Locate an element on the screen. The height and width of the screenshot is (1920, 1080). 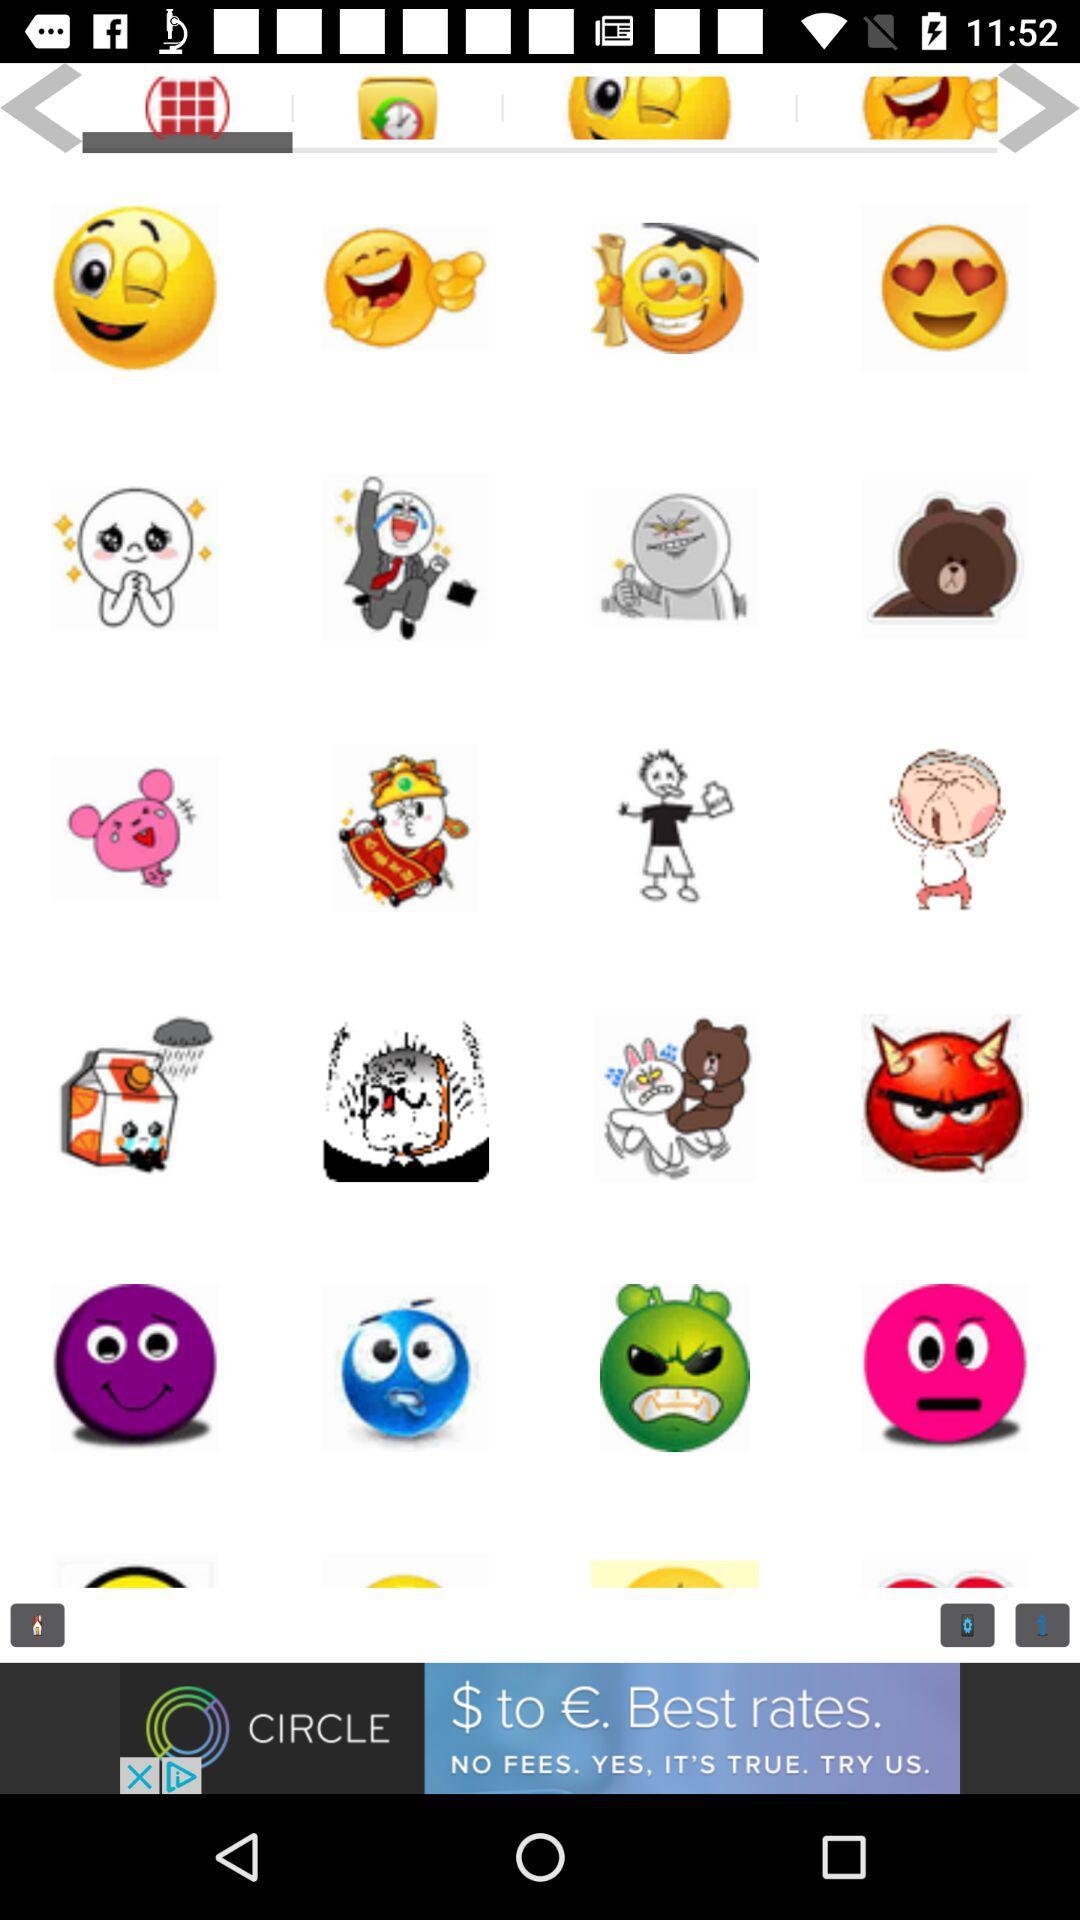
crying pictrue is located at coordinates (135, 557).